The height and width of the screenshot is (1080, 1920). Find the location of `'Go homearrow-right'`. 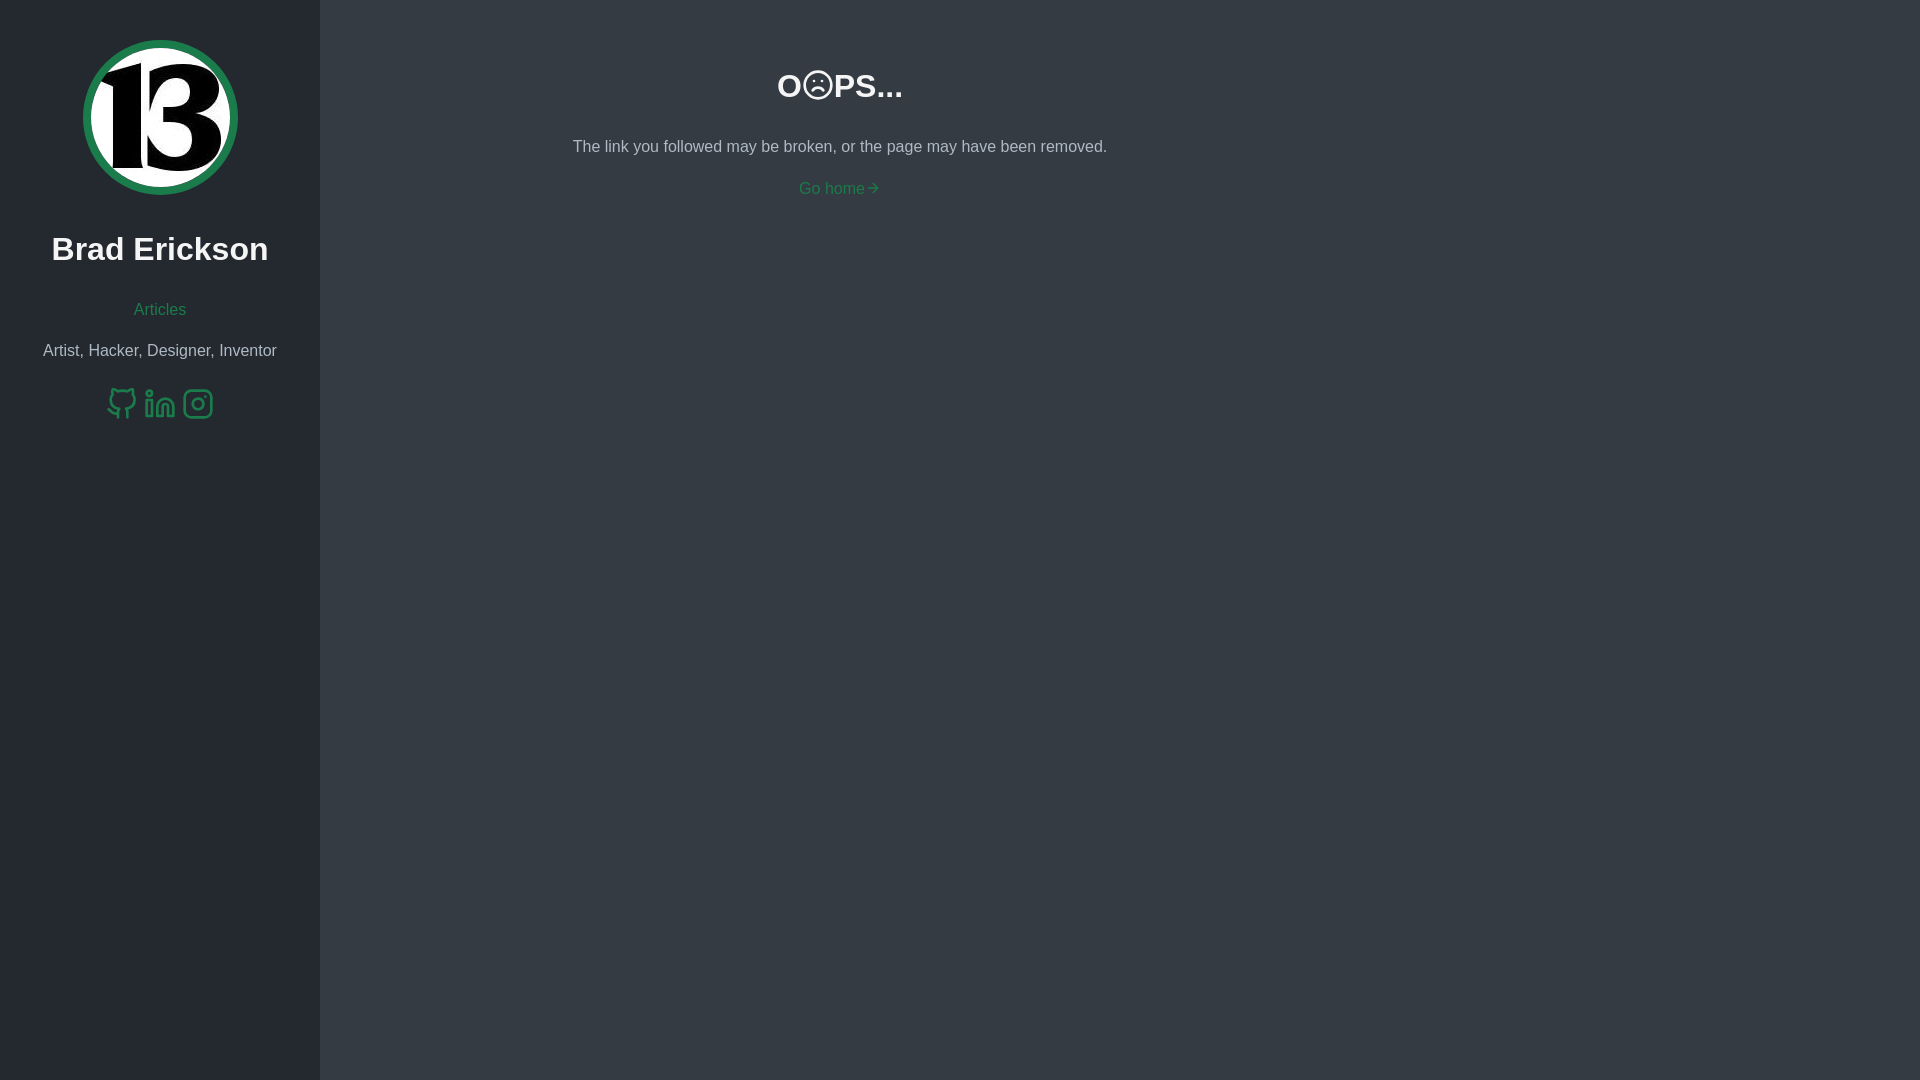

'Go homearrow-right' is located at coordinates (840, 188).